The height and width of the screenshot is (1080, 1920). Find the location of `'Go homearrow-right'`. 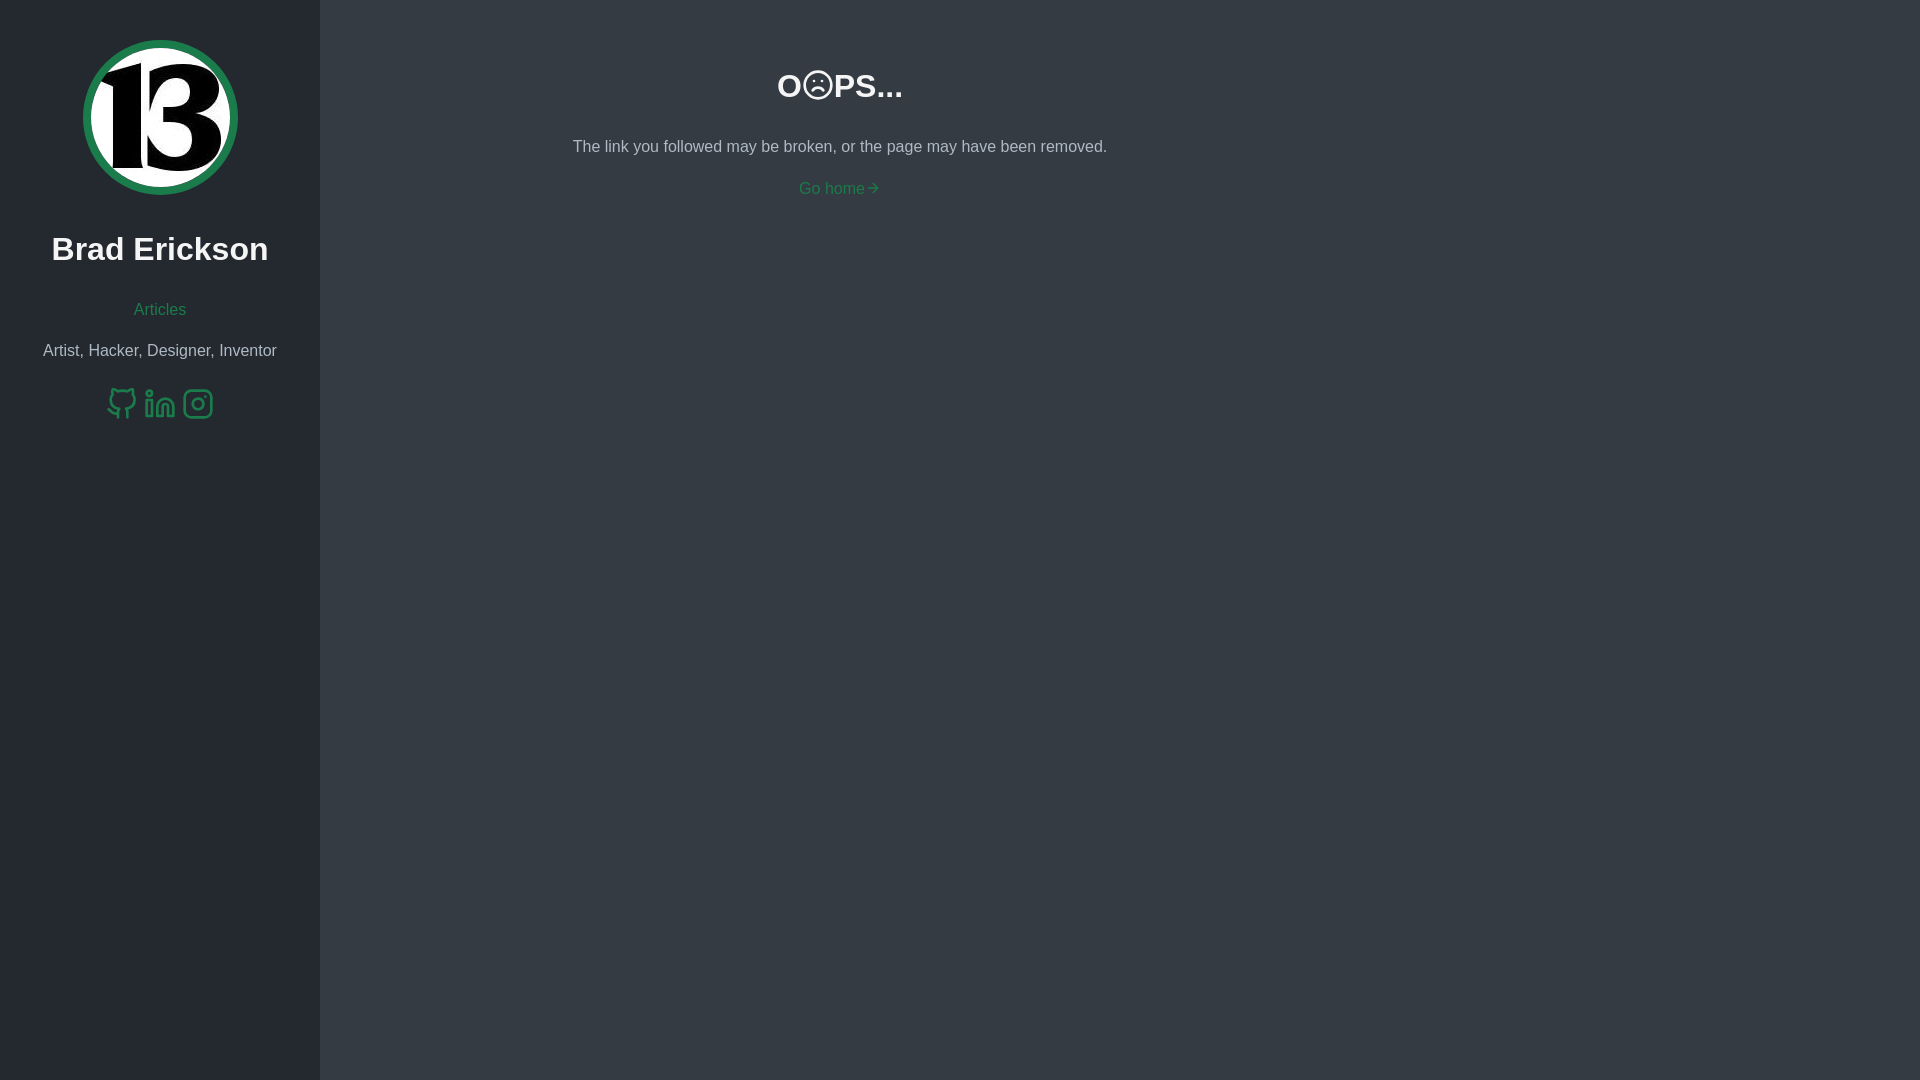

'Go homearrow-right' is located at coordinates (840, 188).